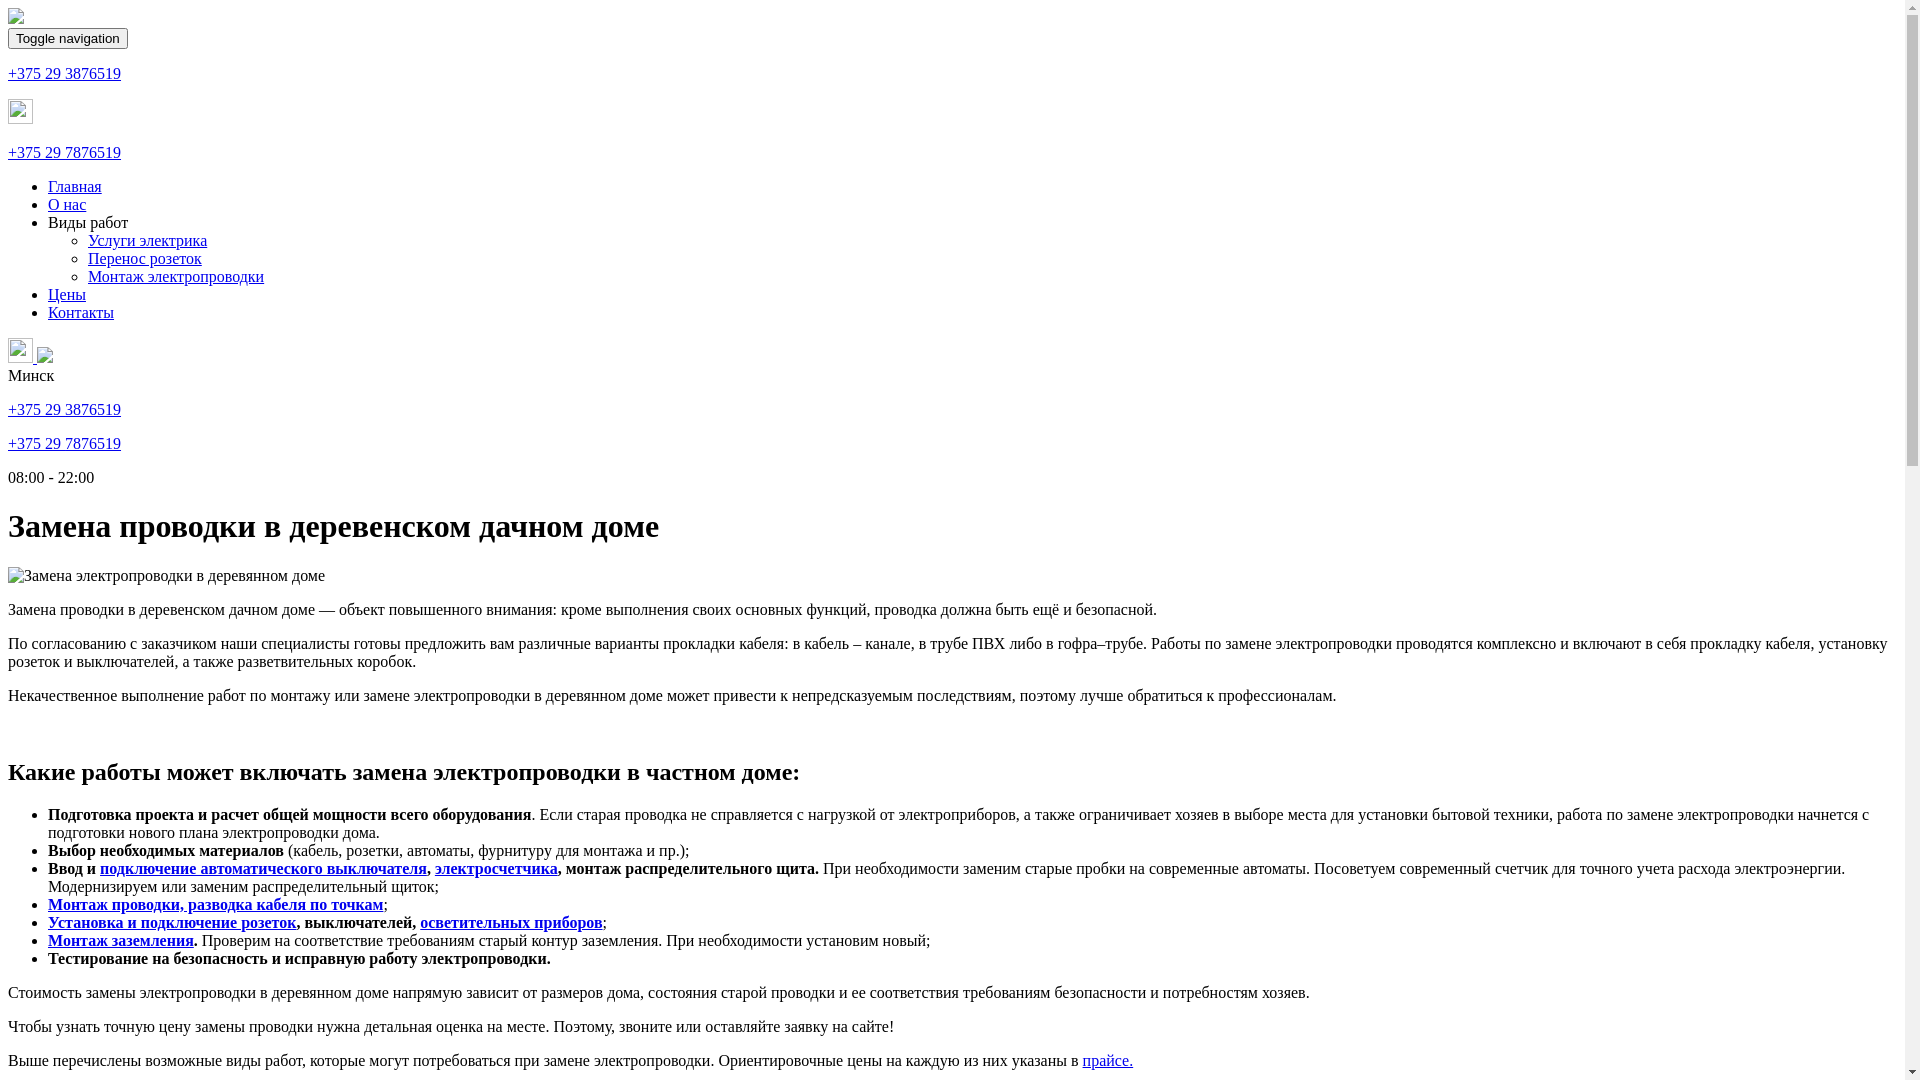 This screenshot has width=1920, height=1080. I want to click on '+375 29 7876519', so click(8, 151).